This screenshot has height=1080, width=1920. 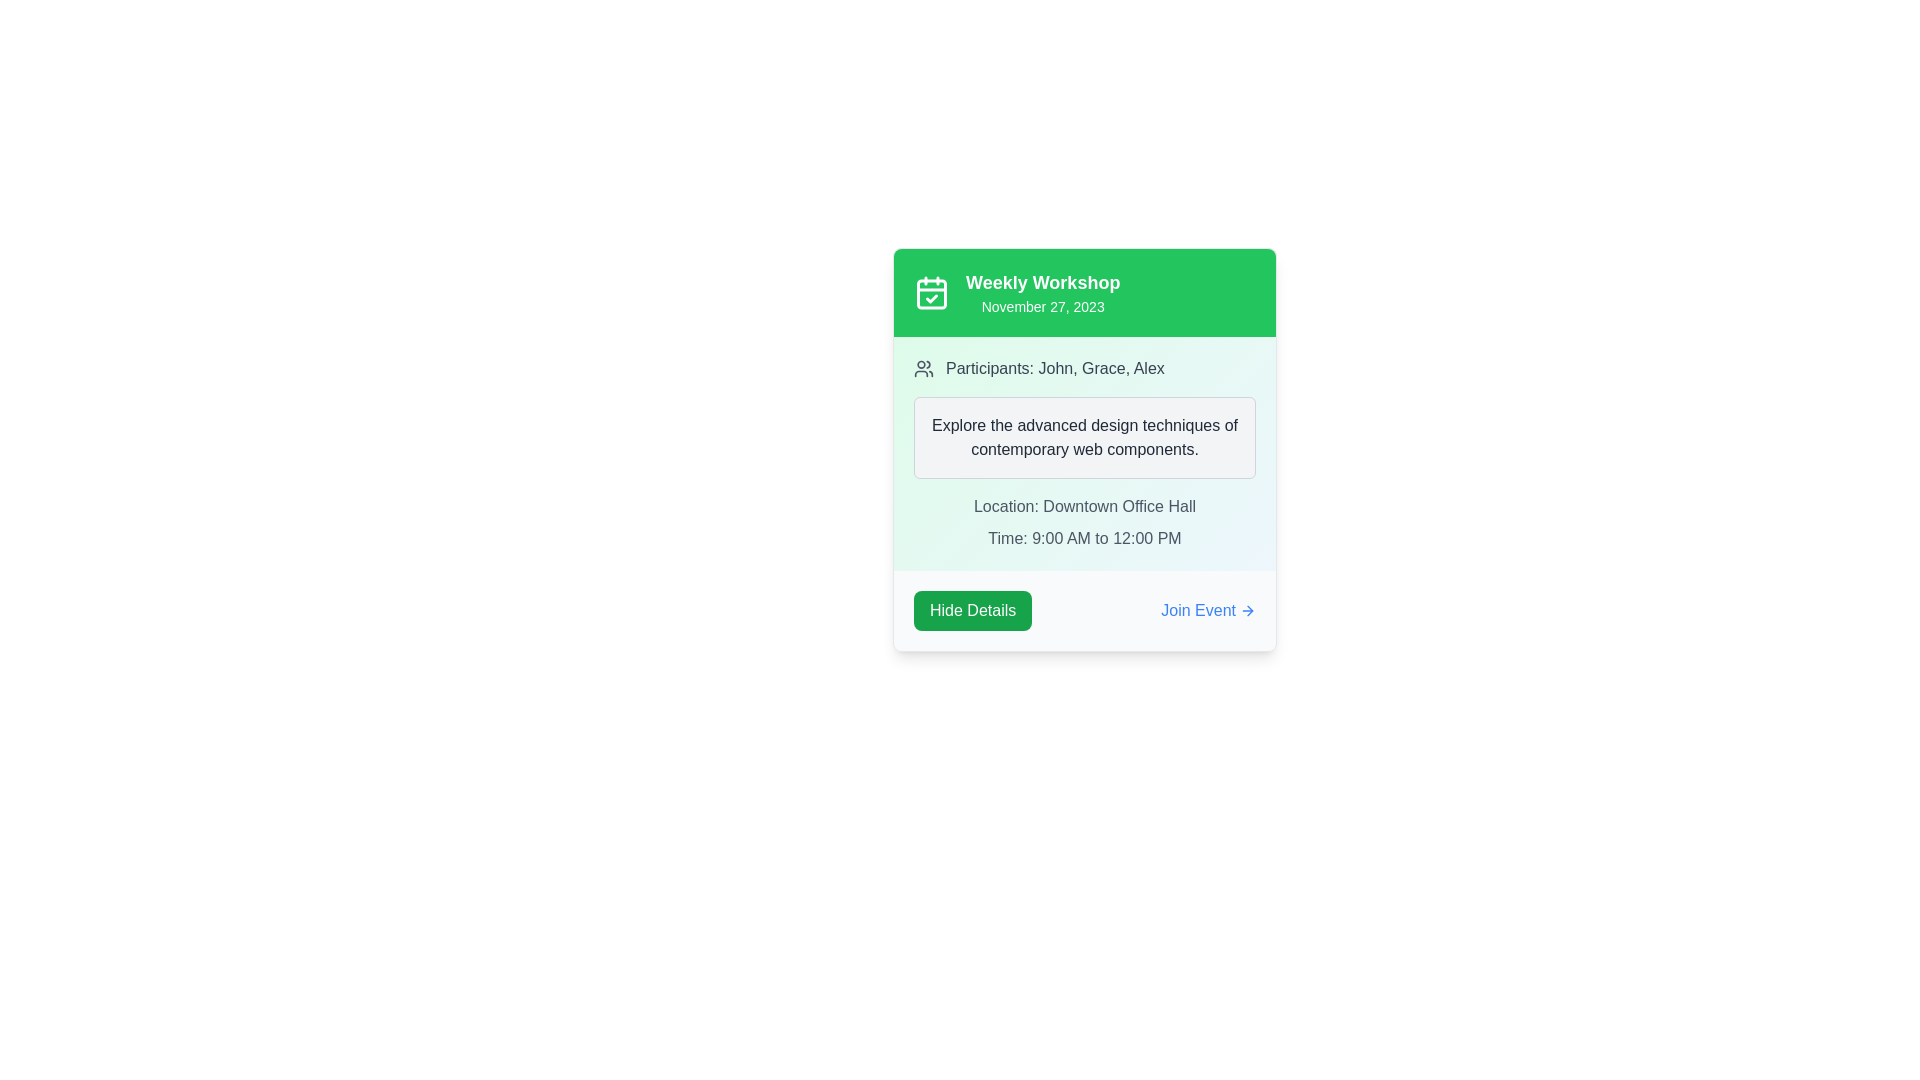 What do you see at coordinates (1042, 307) in the screenshot?
I see `text content of the Text label that displays 'November 27, 2023', which is located below the bold title 'Weekly Workshop' within a green banner at the top of the card` at bounding box center [1042, 307].